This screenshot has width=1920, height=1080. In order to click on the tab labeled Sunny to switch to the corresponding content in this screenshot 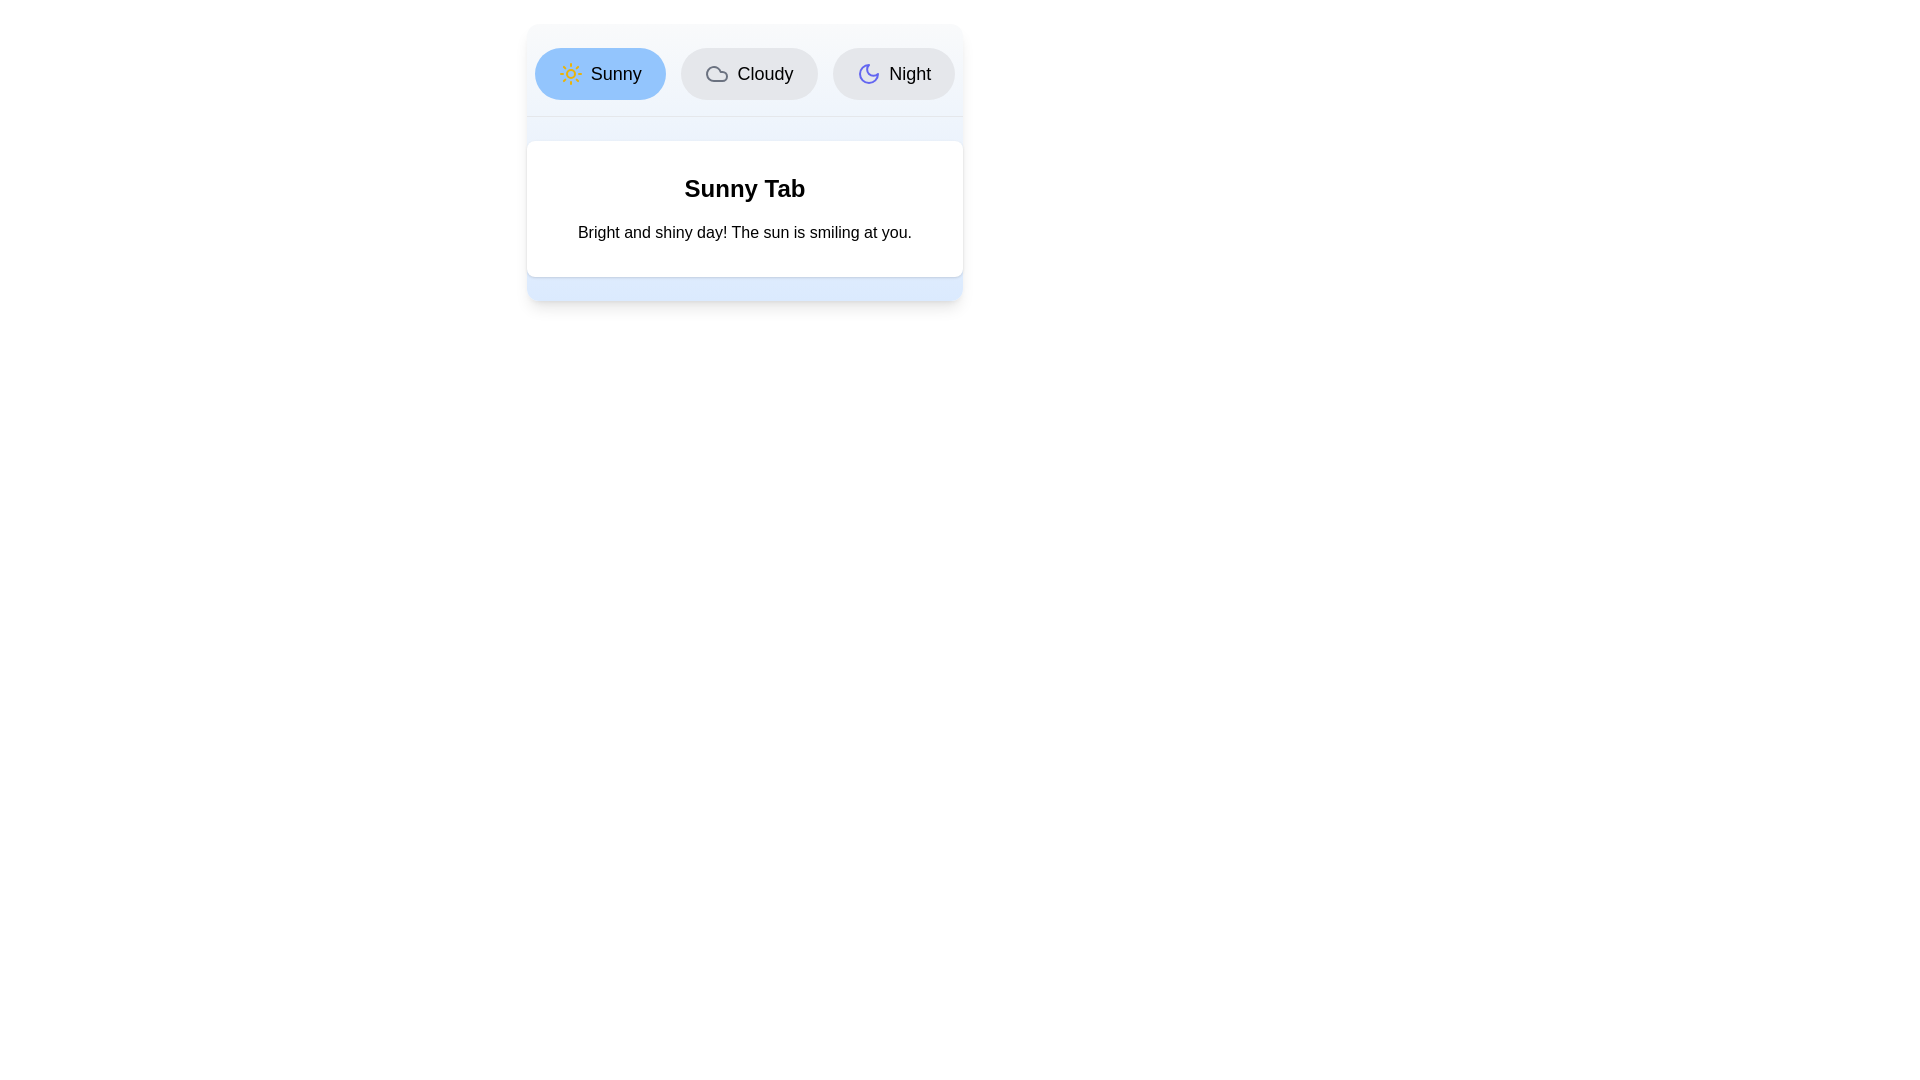, I will do `click(599, 72)`.